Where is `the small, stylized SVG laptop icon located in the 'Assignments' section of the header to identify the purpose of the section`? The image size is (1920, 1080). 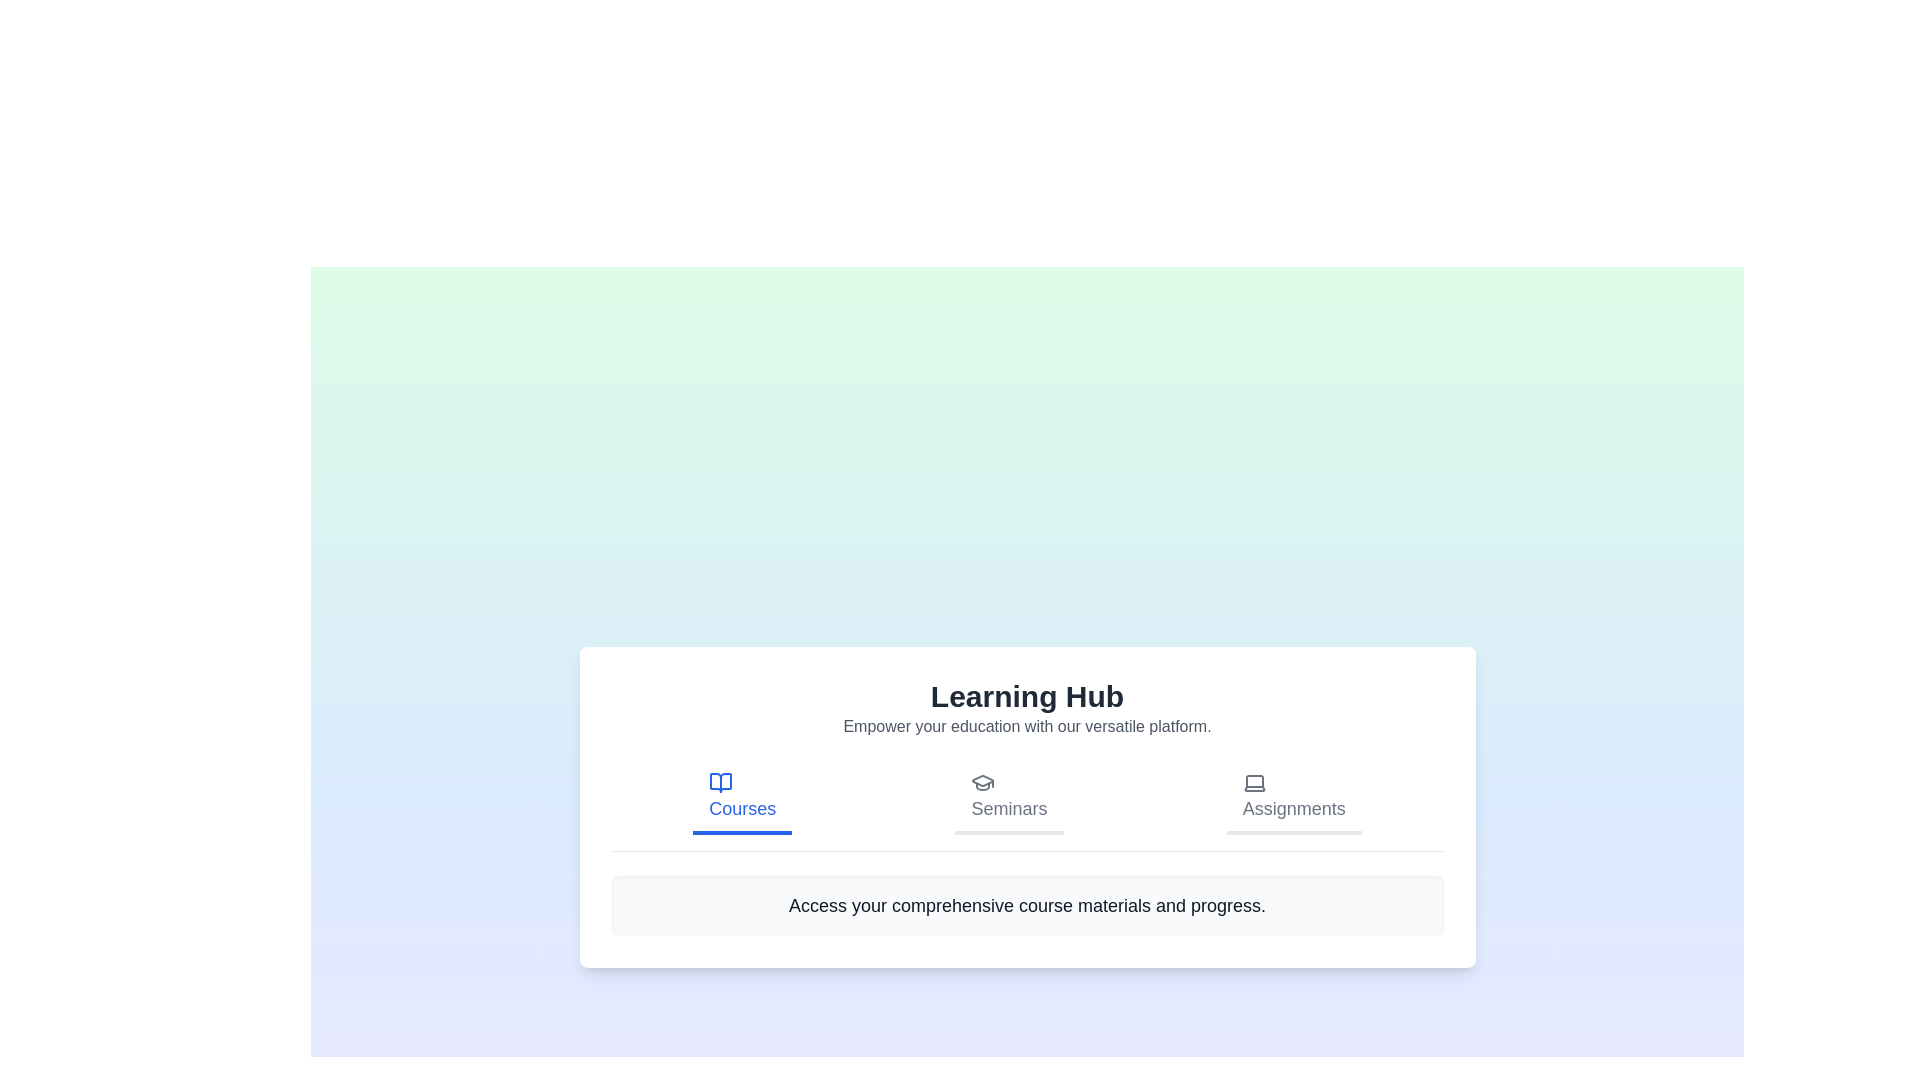
the small, stylized SVG laptop icon located in the 'Assignments' section of the header to identify the purpose of the section is located at coordinates (1253, 781).